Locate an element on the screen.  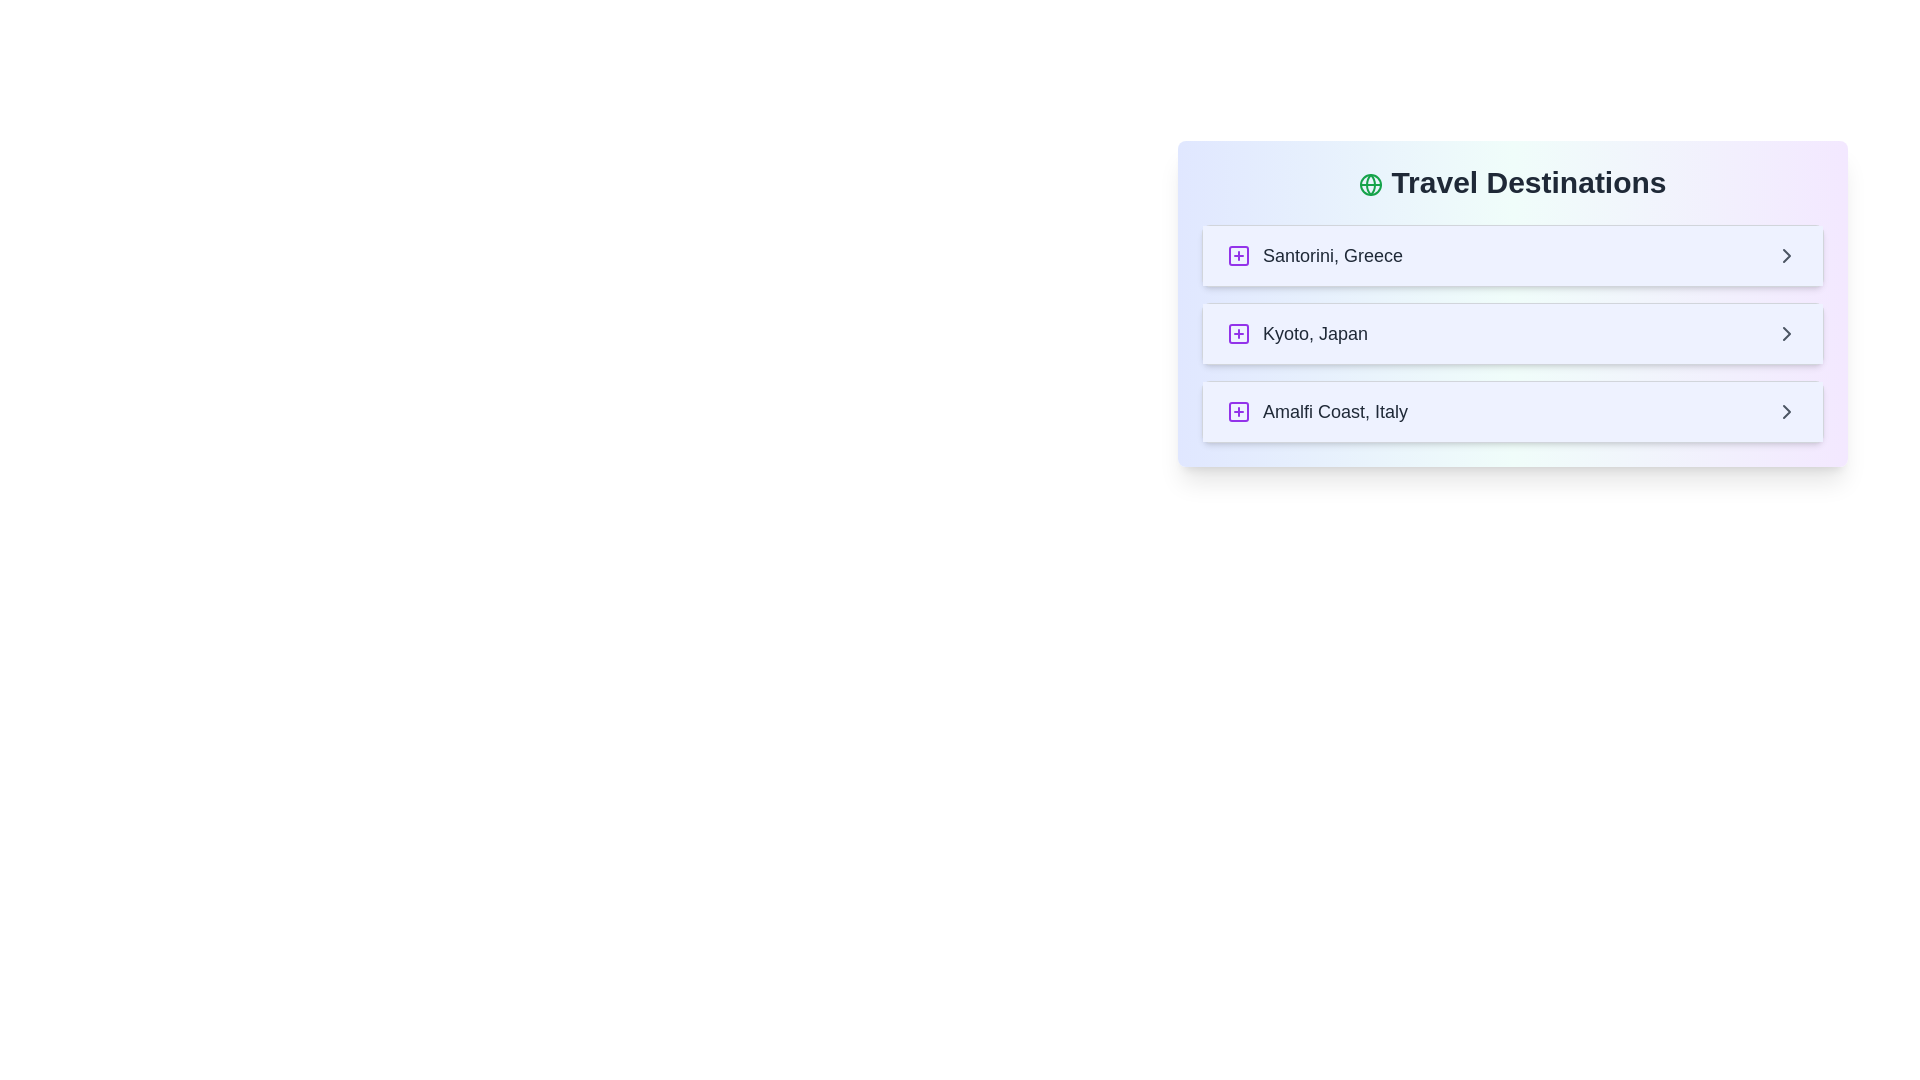
the 'Santorini, Greece' label, which is styled with a large bold font in dark gray and is the first item under the 'Travel Destinations' header is located at coordinates (1315, 254).